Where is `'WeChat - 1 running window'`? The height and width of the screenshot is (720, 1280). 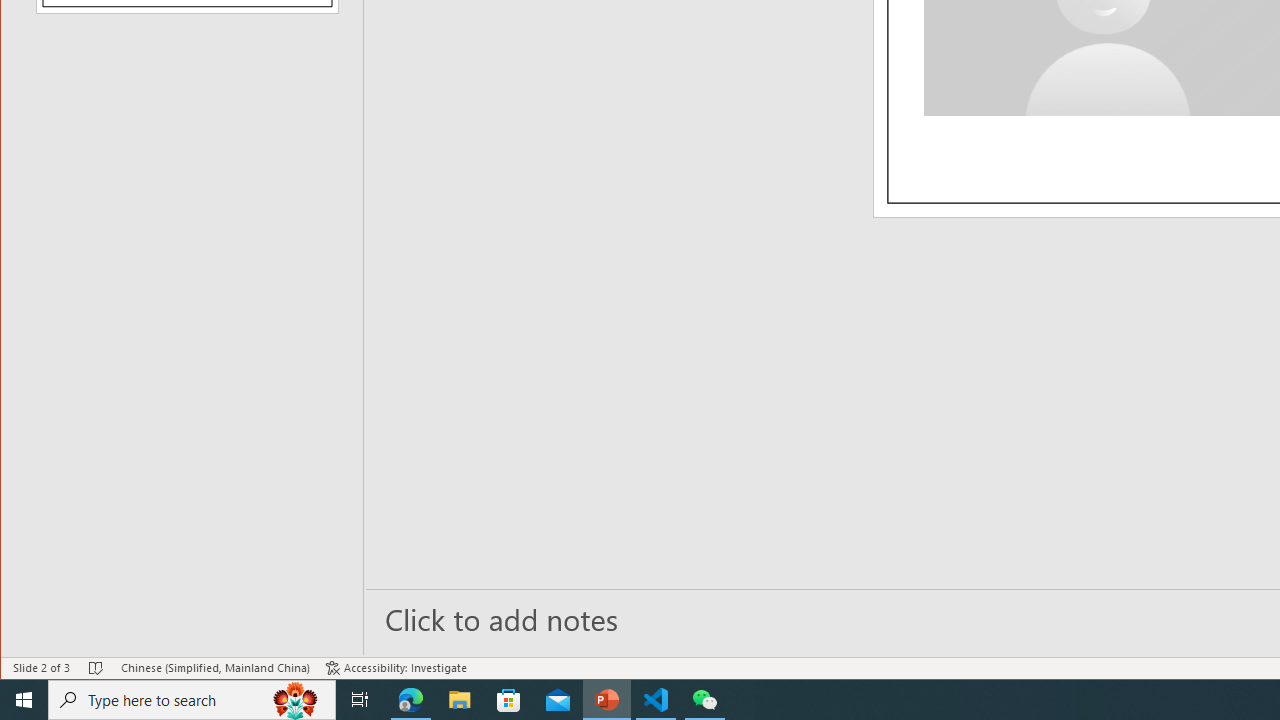
'WeChat - 1 running window' is located at coordinates (705, 698).